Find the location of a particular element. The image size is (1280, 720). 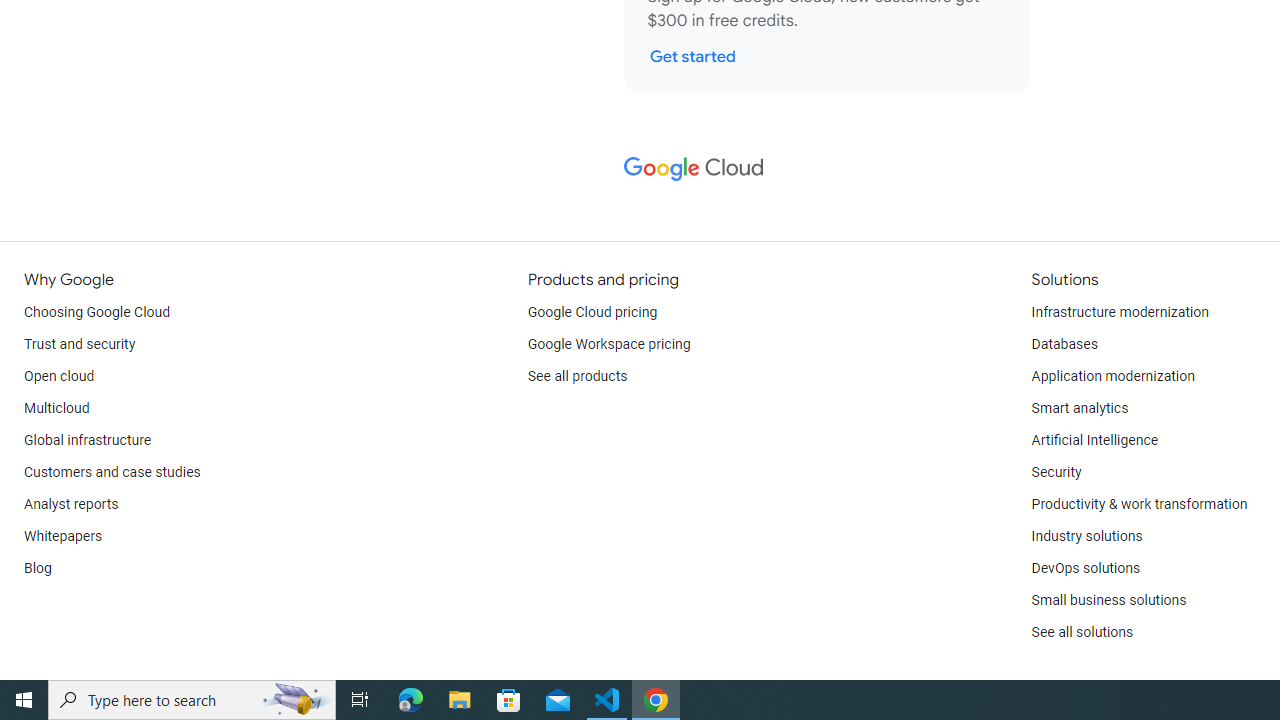

'Databases' is located at coordinates (1063, 343).